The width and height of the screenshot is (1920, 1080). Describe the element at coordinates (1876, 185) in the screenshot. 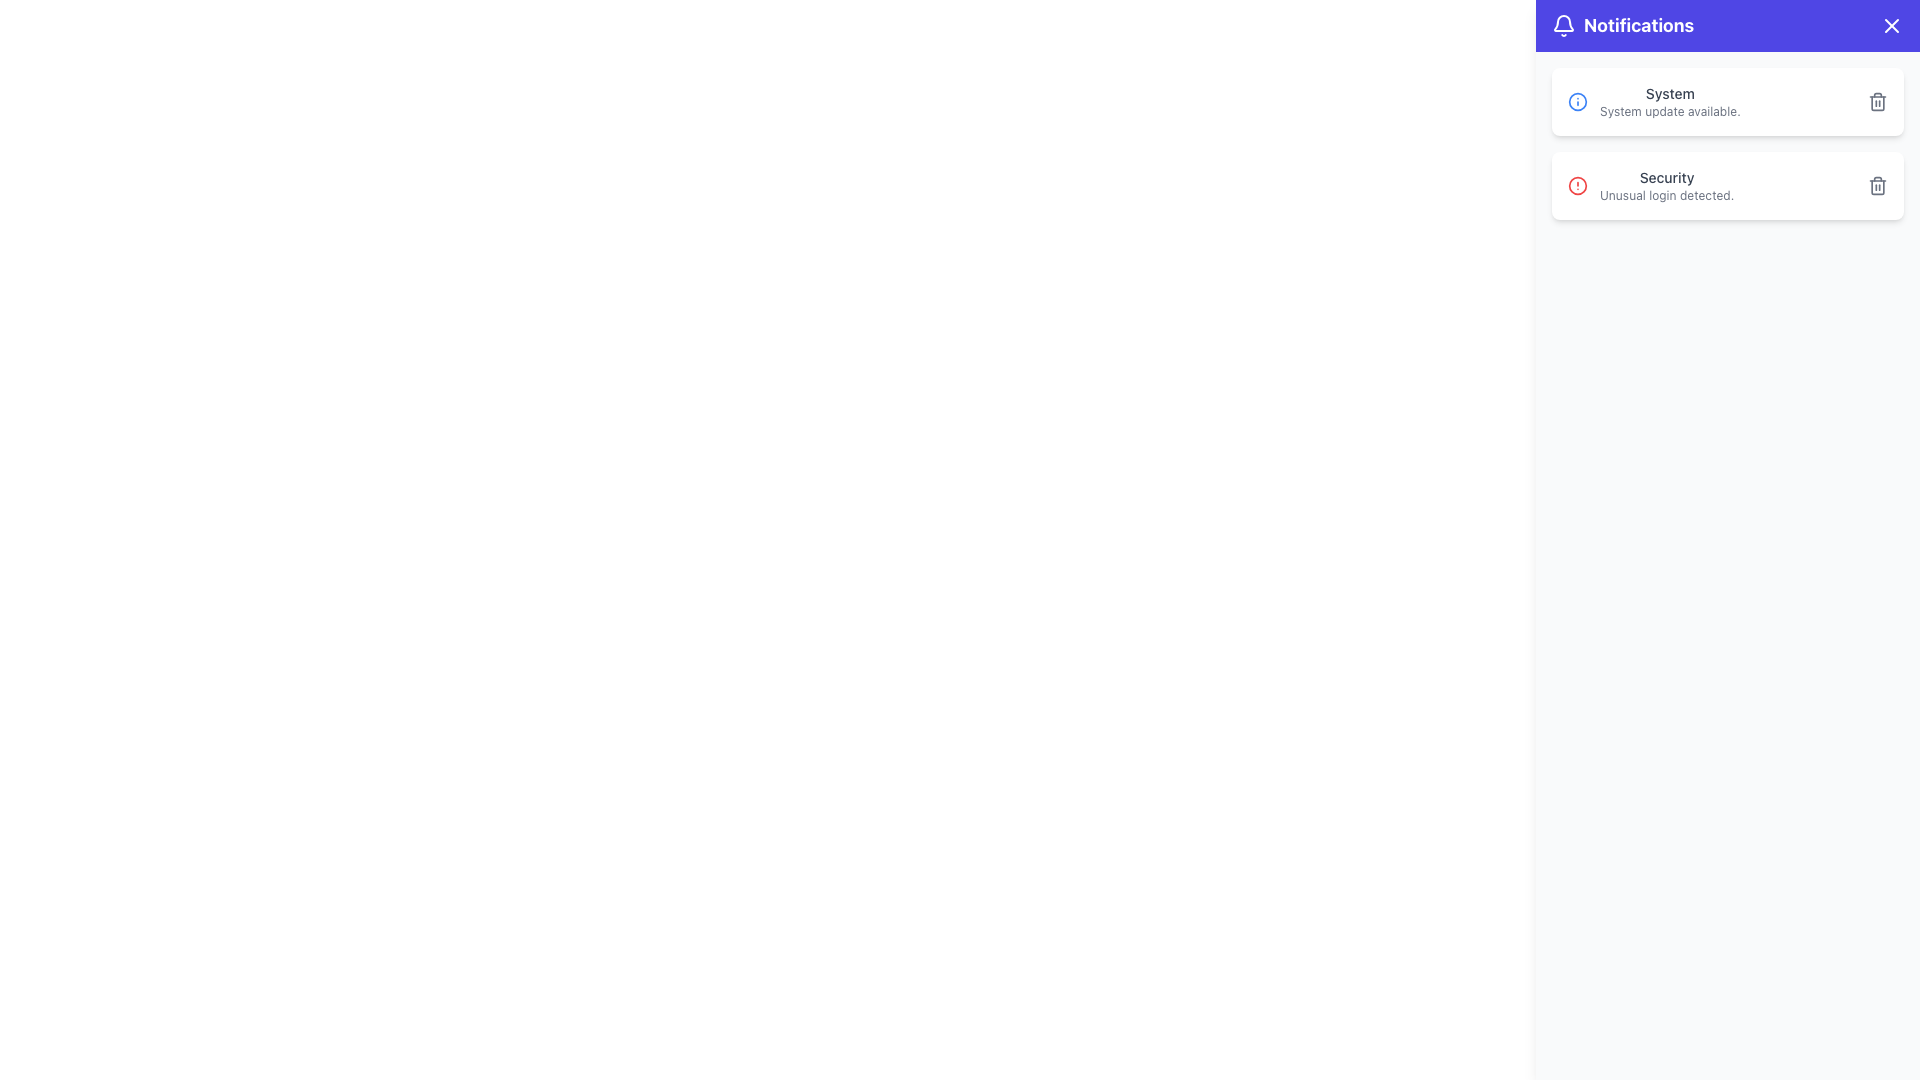

I see `the small square-shaped trash can icon located in the bottom right corner of the 'Security Unusual login detected' notification card` at that location.